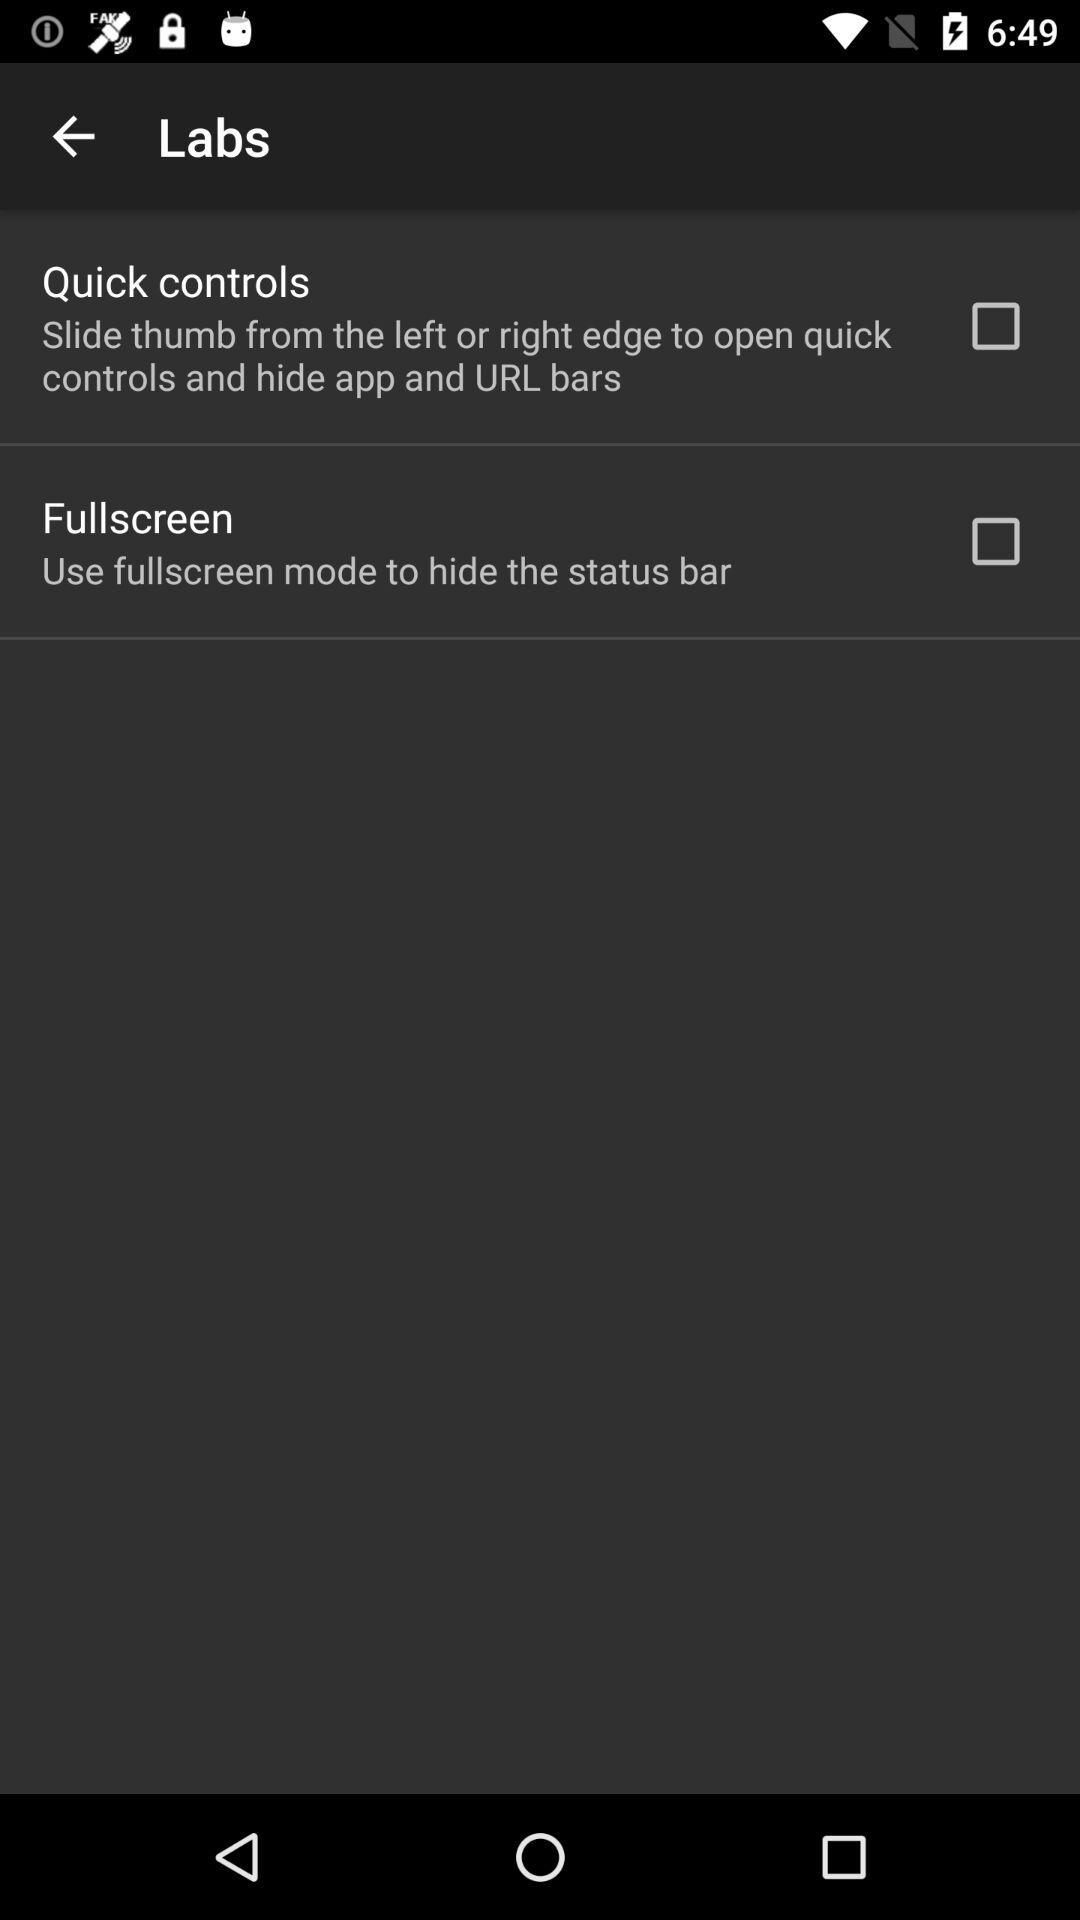 The width and height of the screenshot is (1080, 1920). I want to click on icon below the quick controls, so click(477, 355).